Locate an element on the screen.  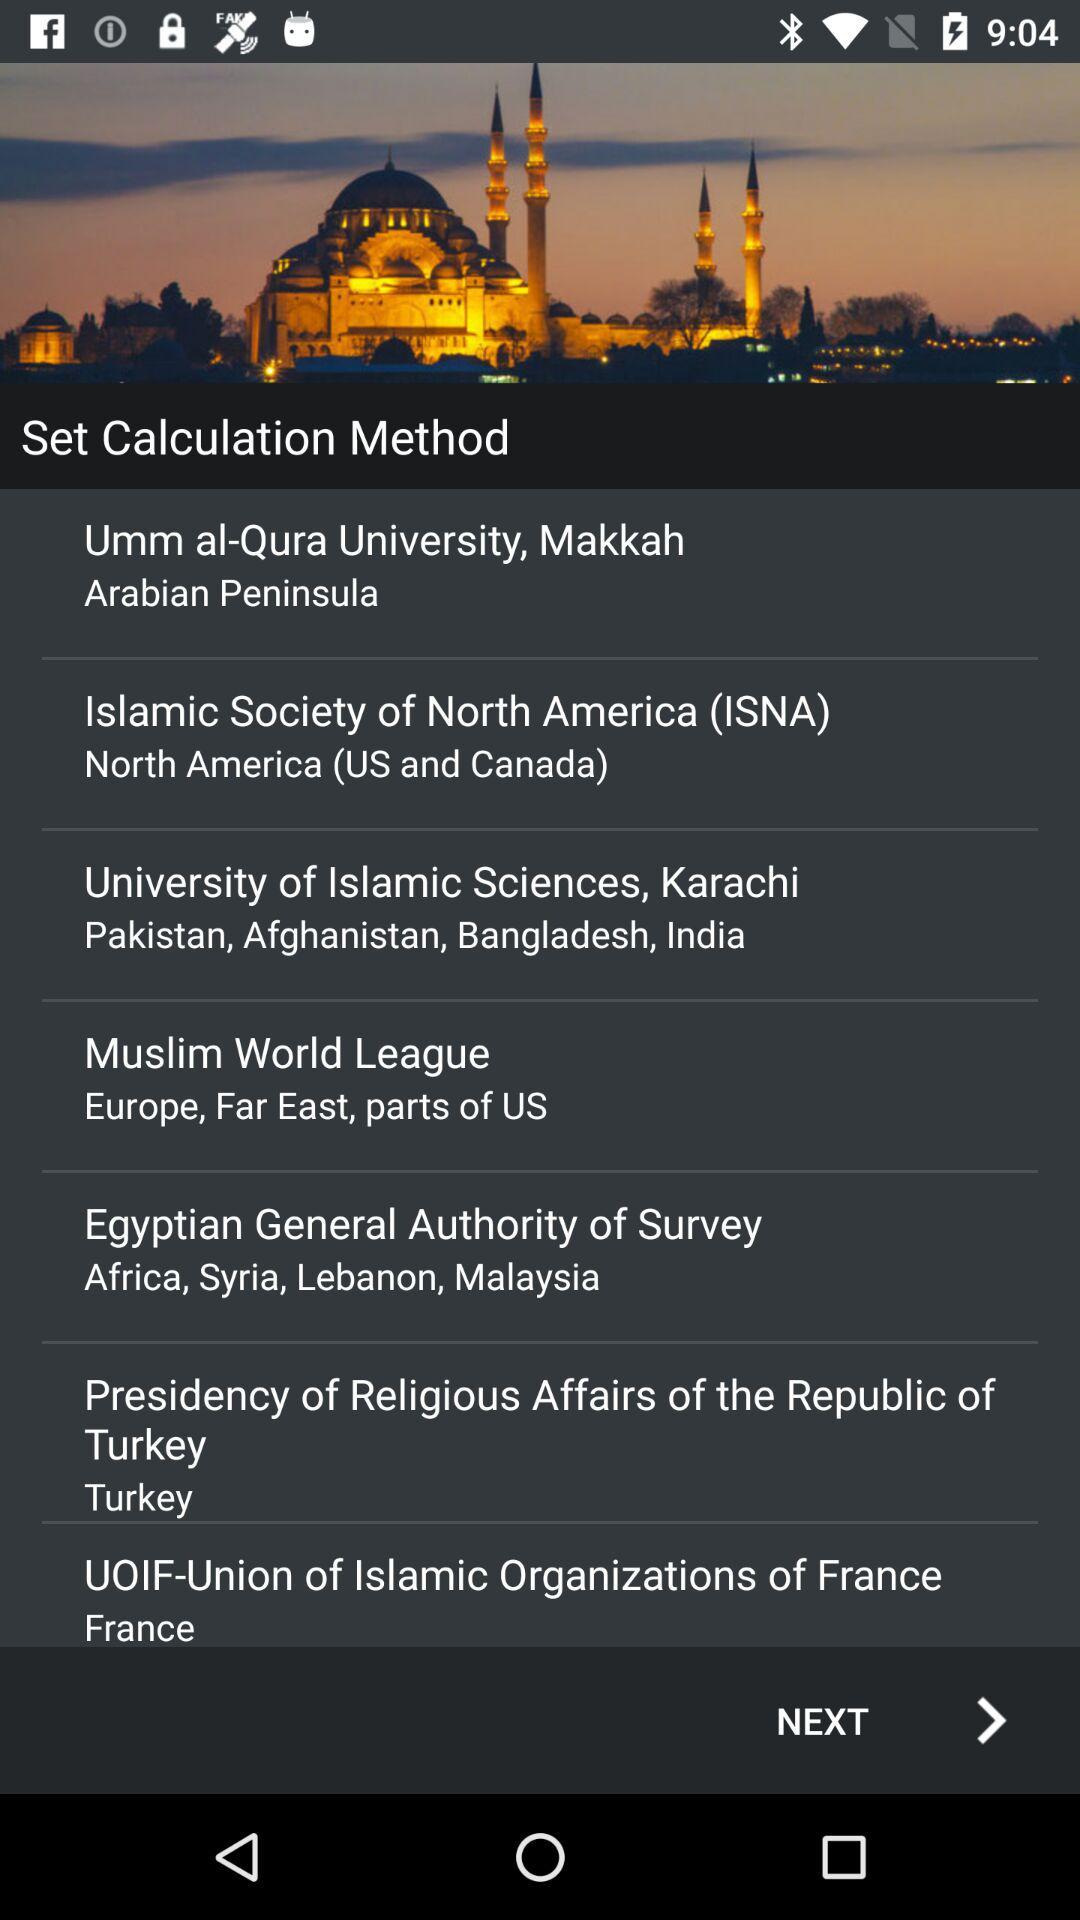
the app below pakistan afghanistan bangladesh item is located at coordinates (540, 1050).